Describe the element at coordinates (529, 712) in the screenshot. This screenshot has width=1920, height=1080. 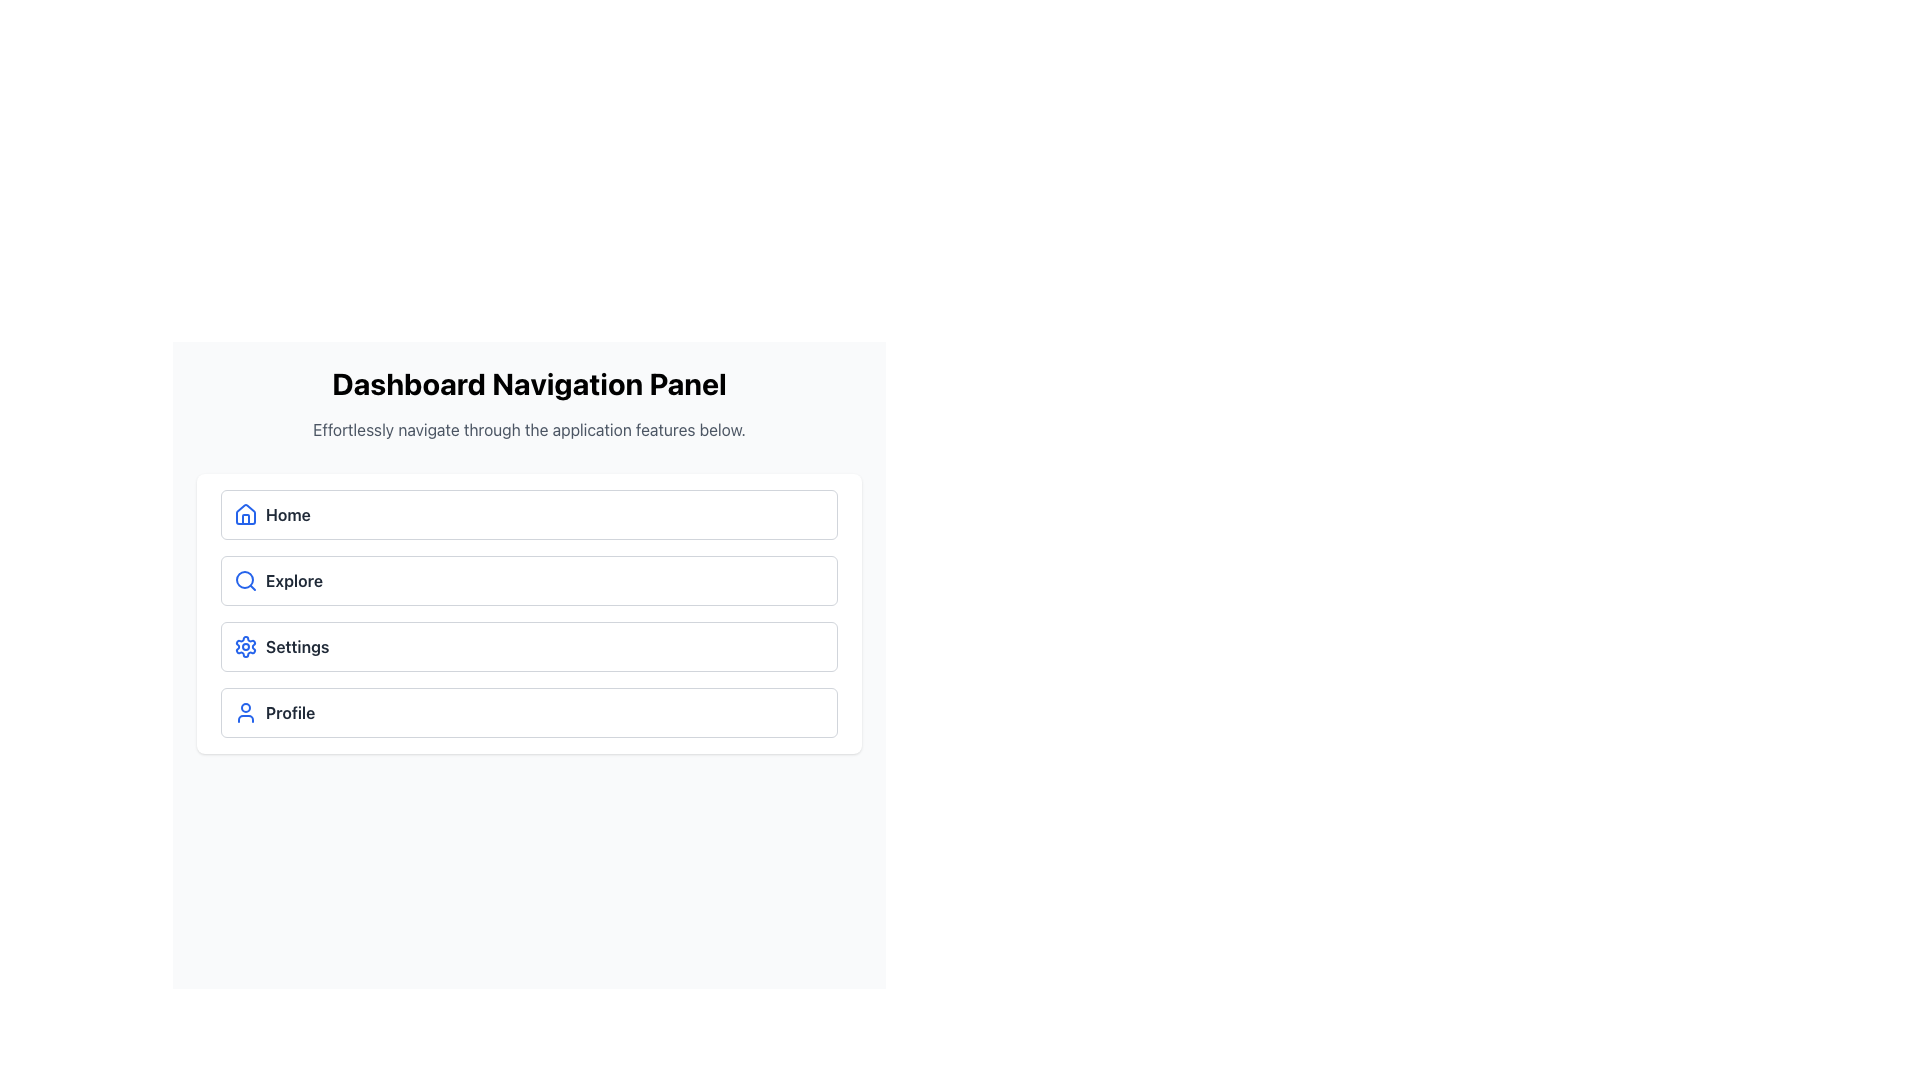
I see `the 'Profile' navigation button located at the bottom of the vertical list of buttons` at that location.